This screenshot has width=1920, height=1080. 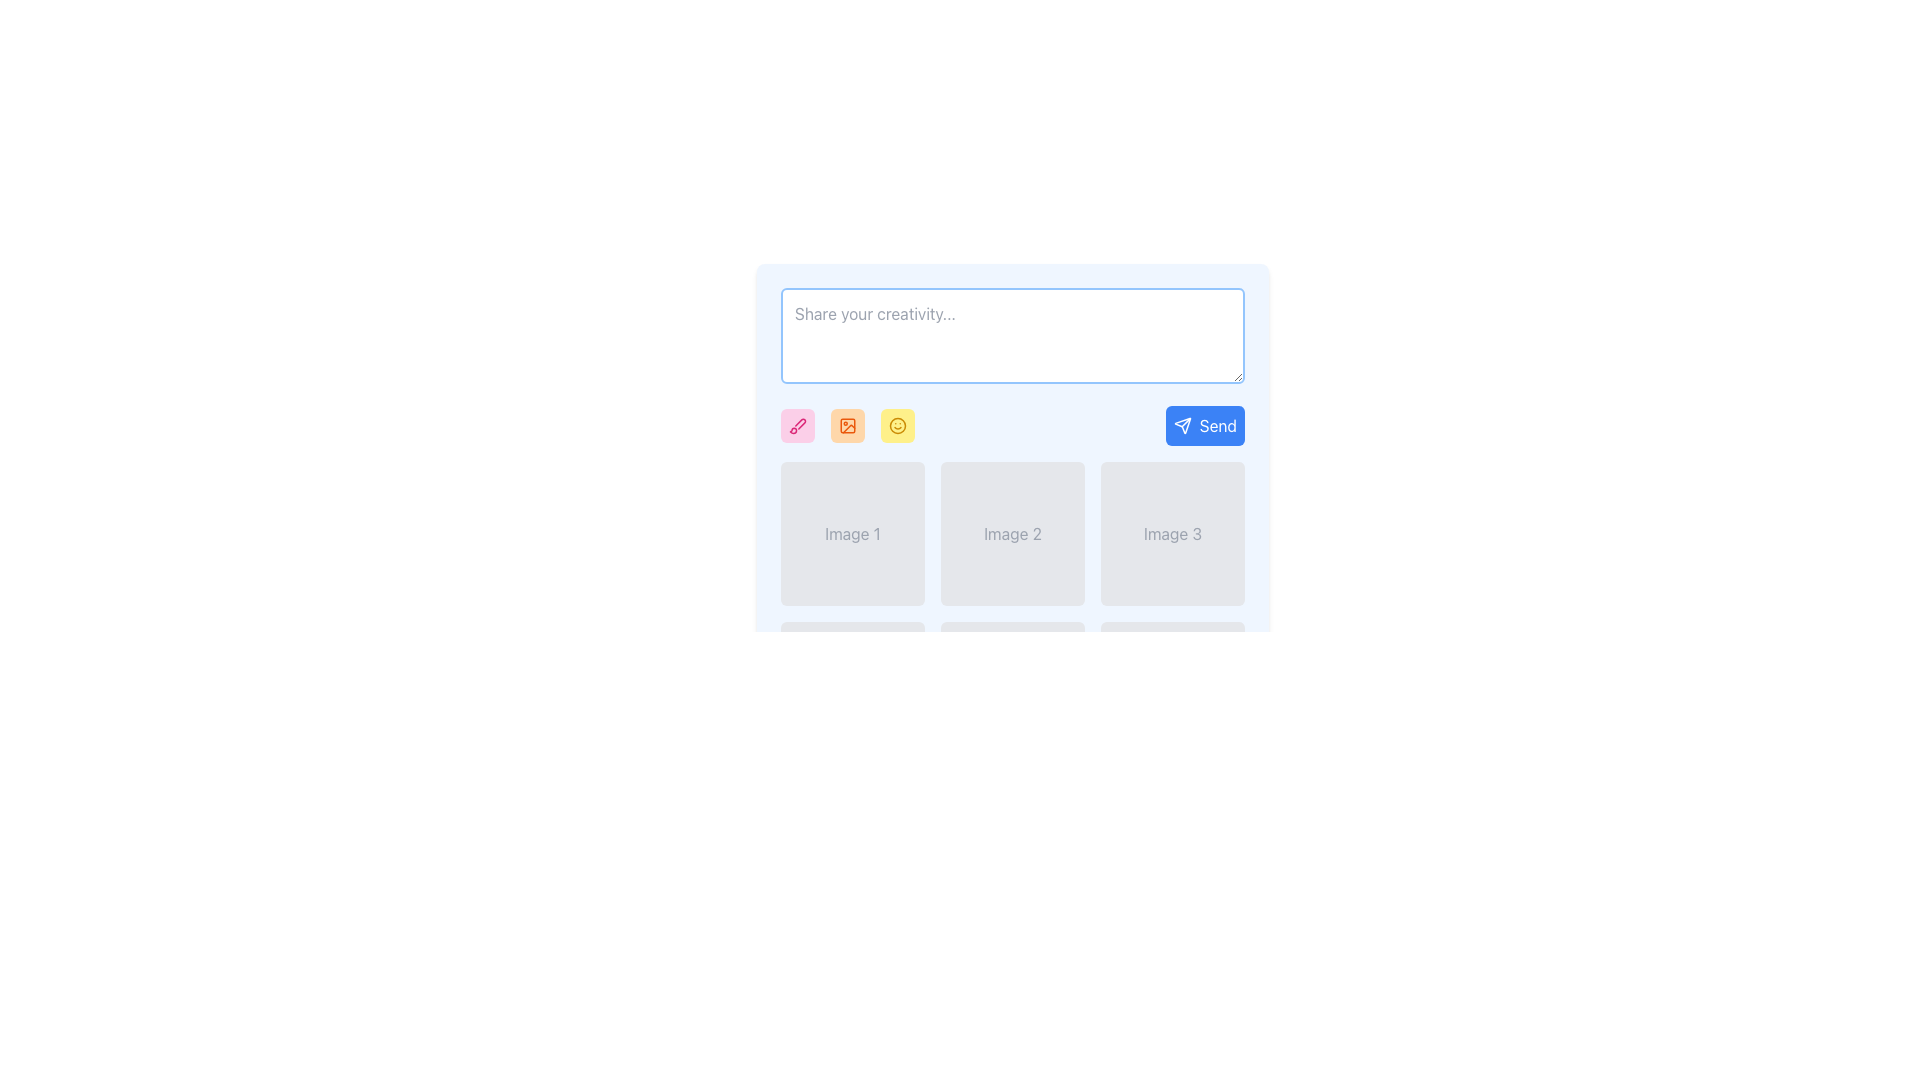 I want to click on the second button in the horizontal row of three buttons, which has a rounded rectangle shape with an orange background and an image-related icon, so click(x=848, y=424).